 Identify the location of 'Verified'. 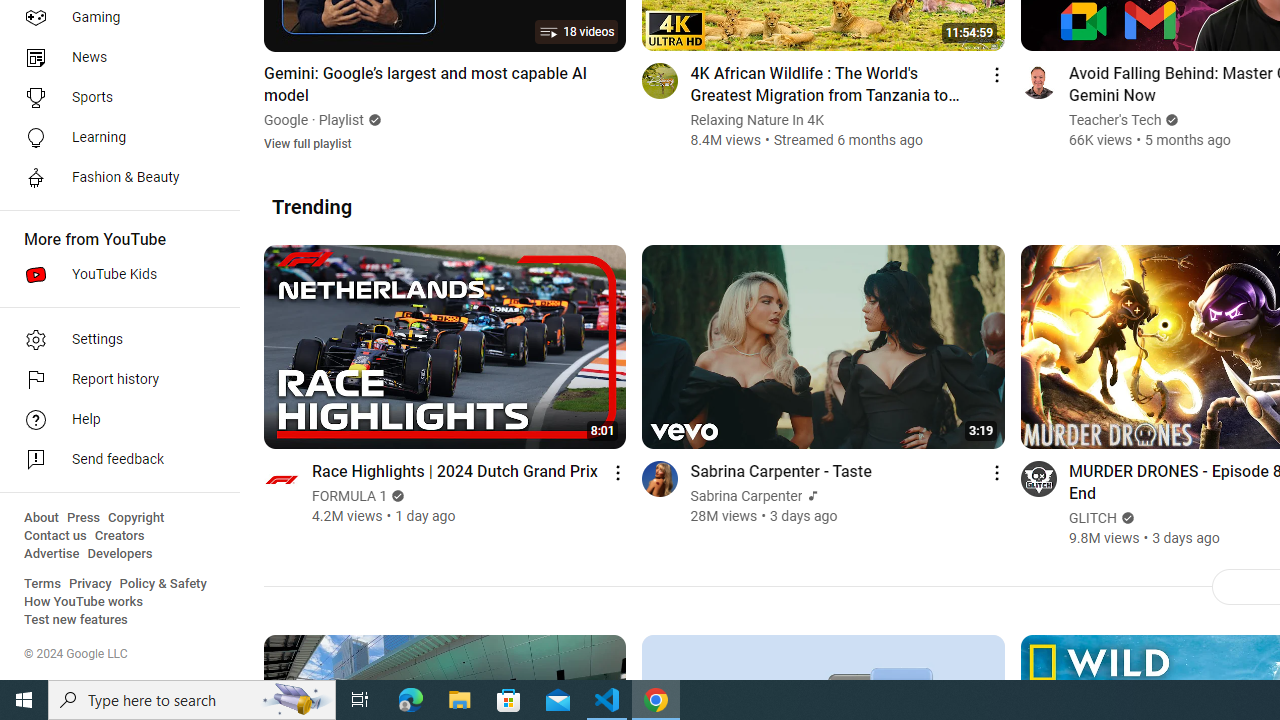
(1125, 517).